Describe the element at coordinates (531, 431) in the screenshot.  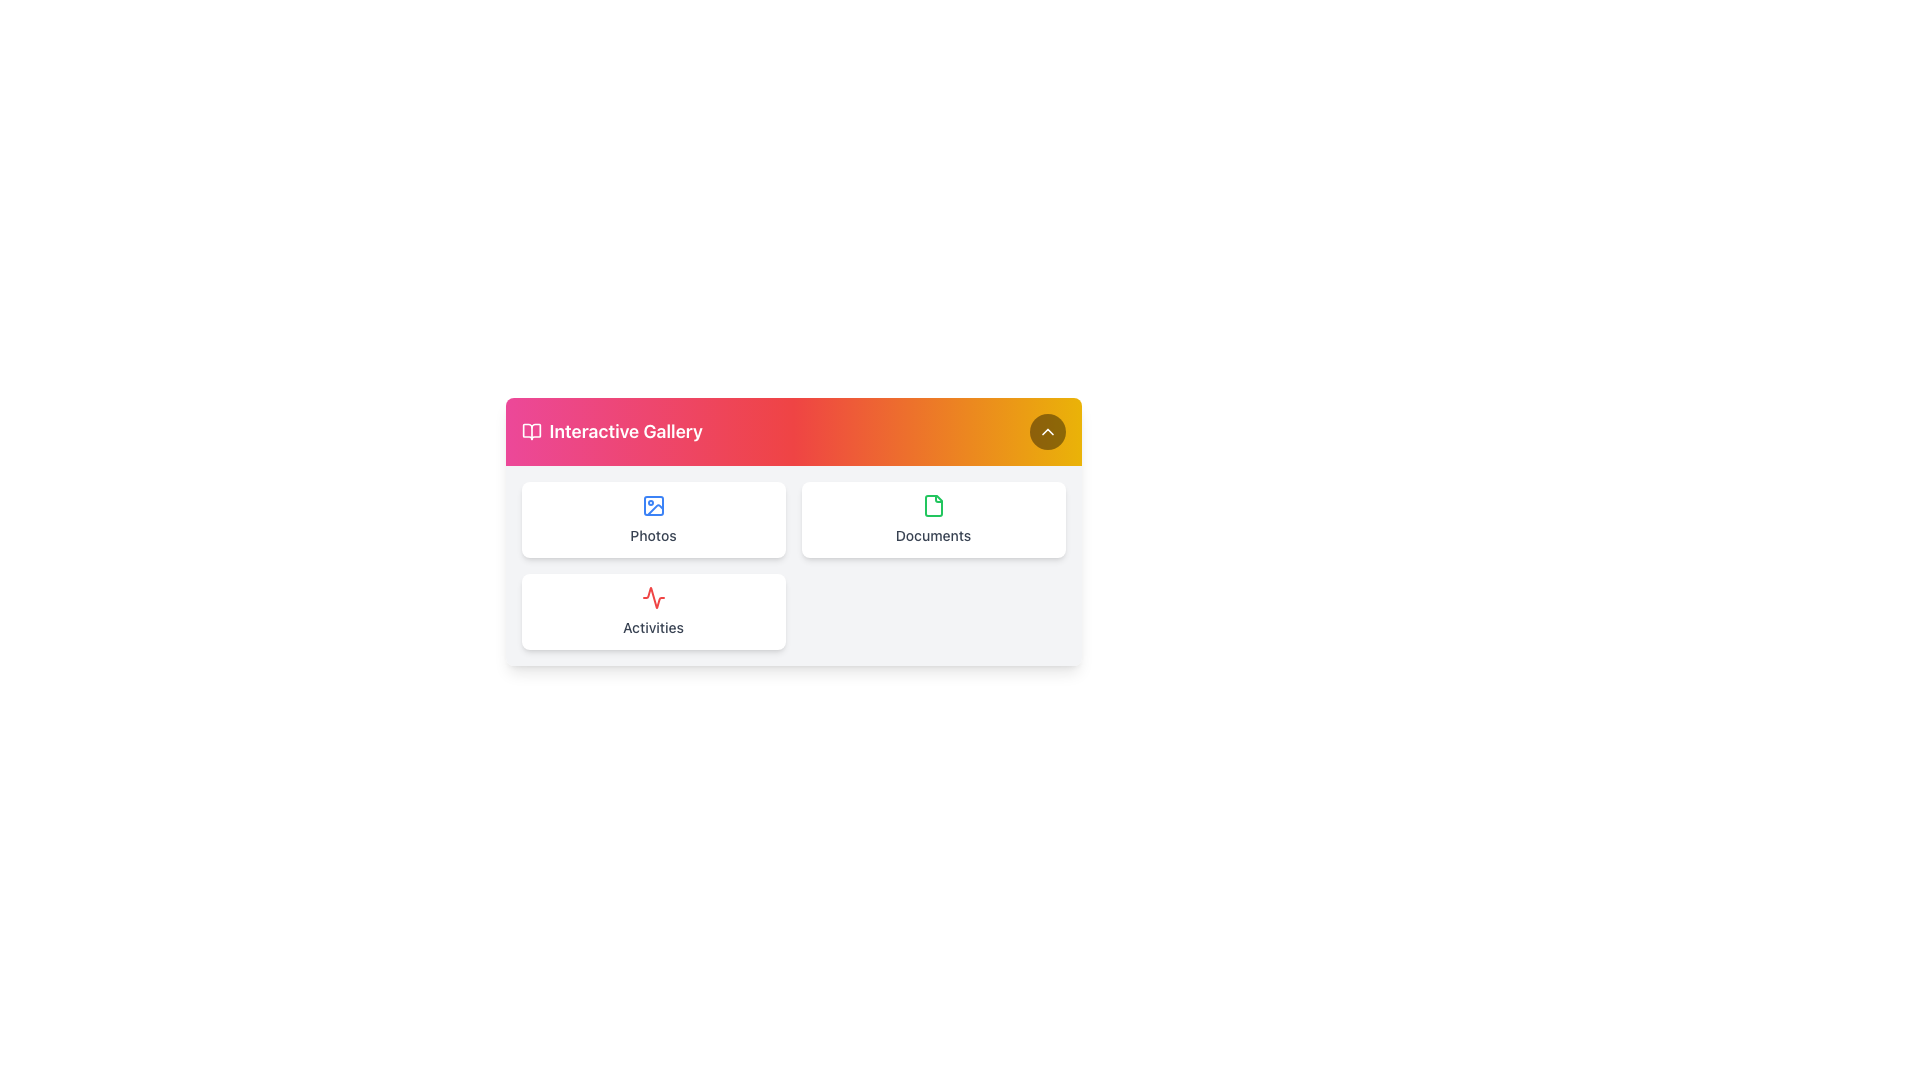
I see `the open book icon SVG graphic located in the header section of the interface, positioned to the left of 'Interactive Gallery'` at that location.